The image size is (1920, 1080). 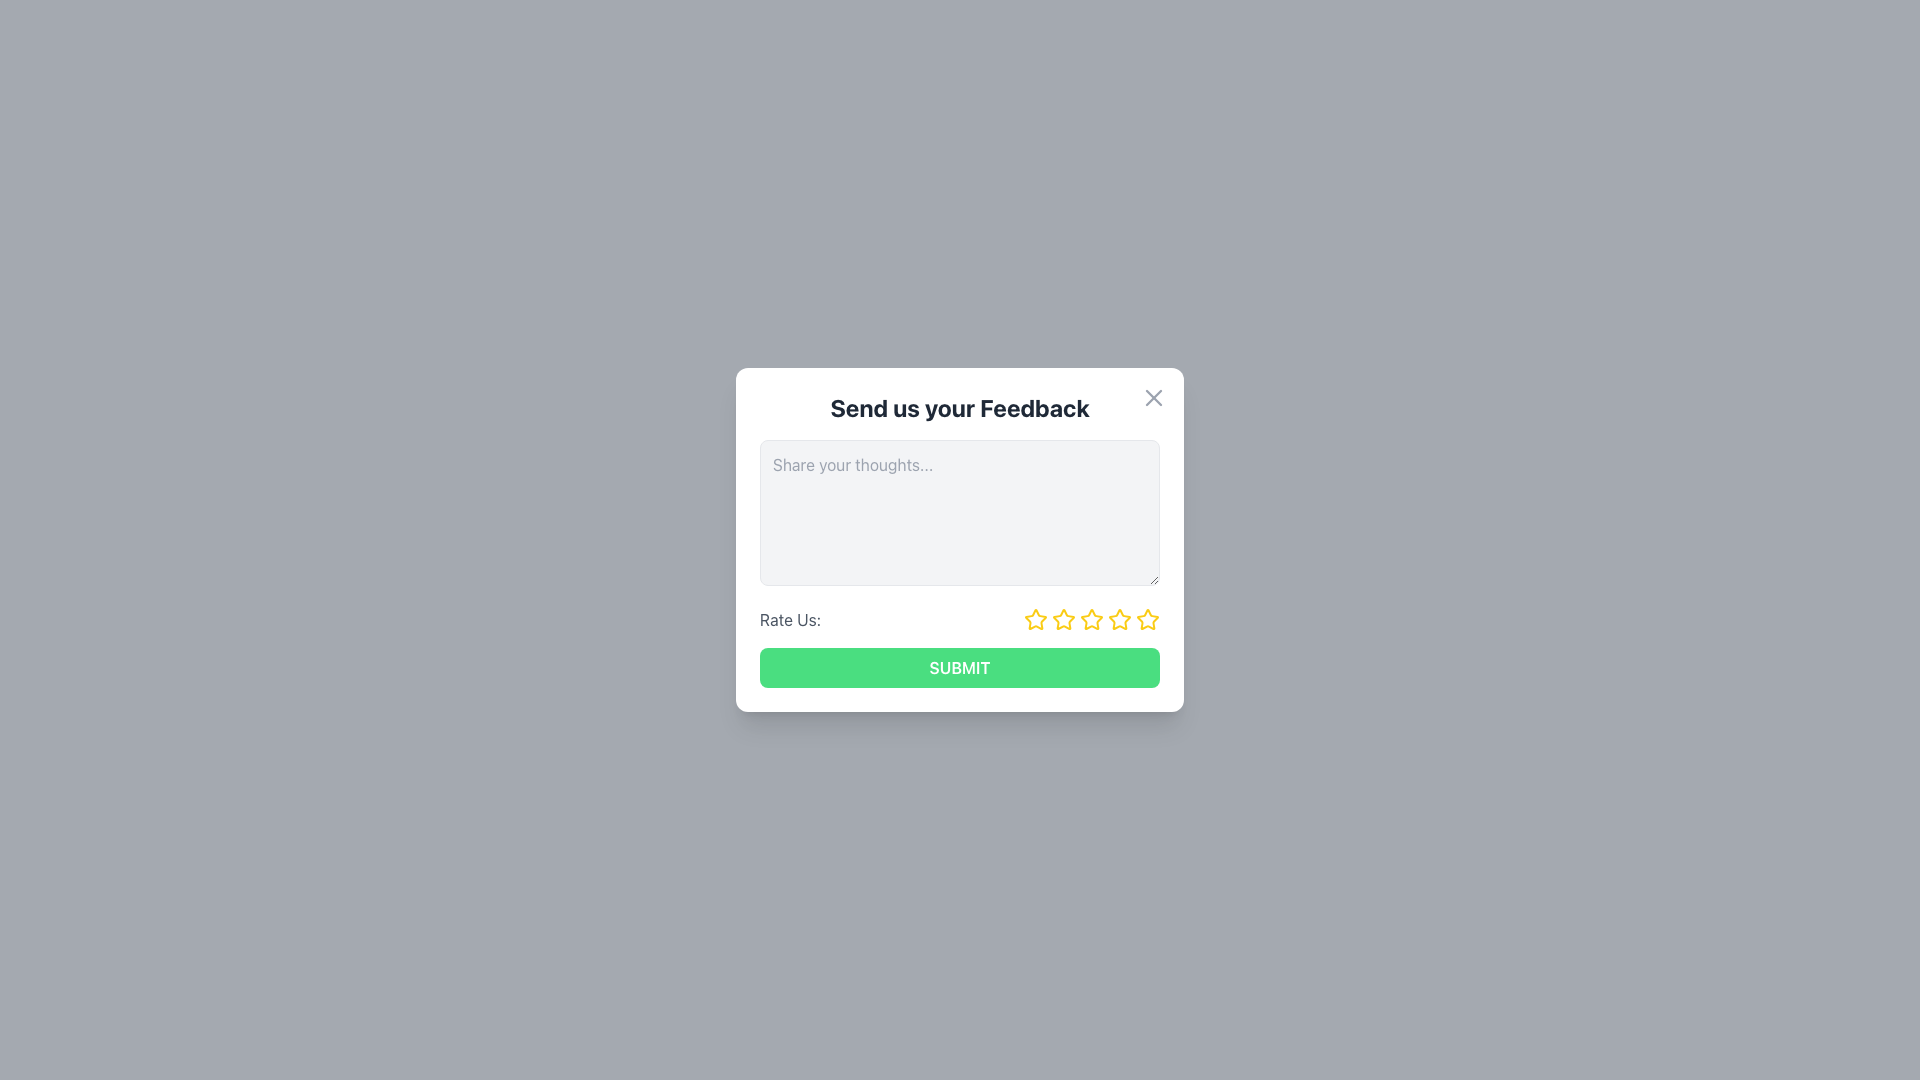 I want to click on the fifth star icon in the horizontal sequence of star ratings, so click(x=1118, y=619).